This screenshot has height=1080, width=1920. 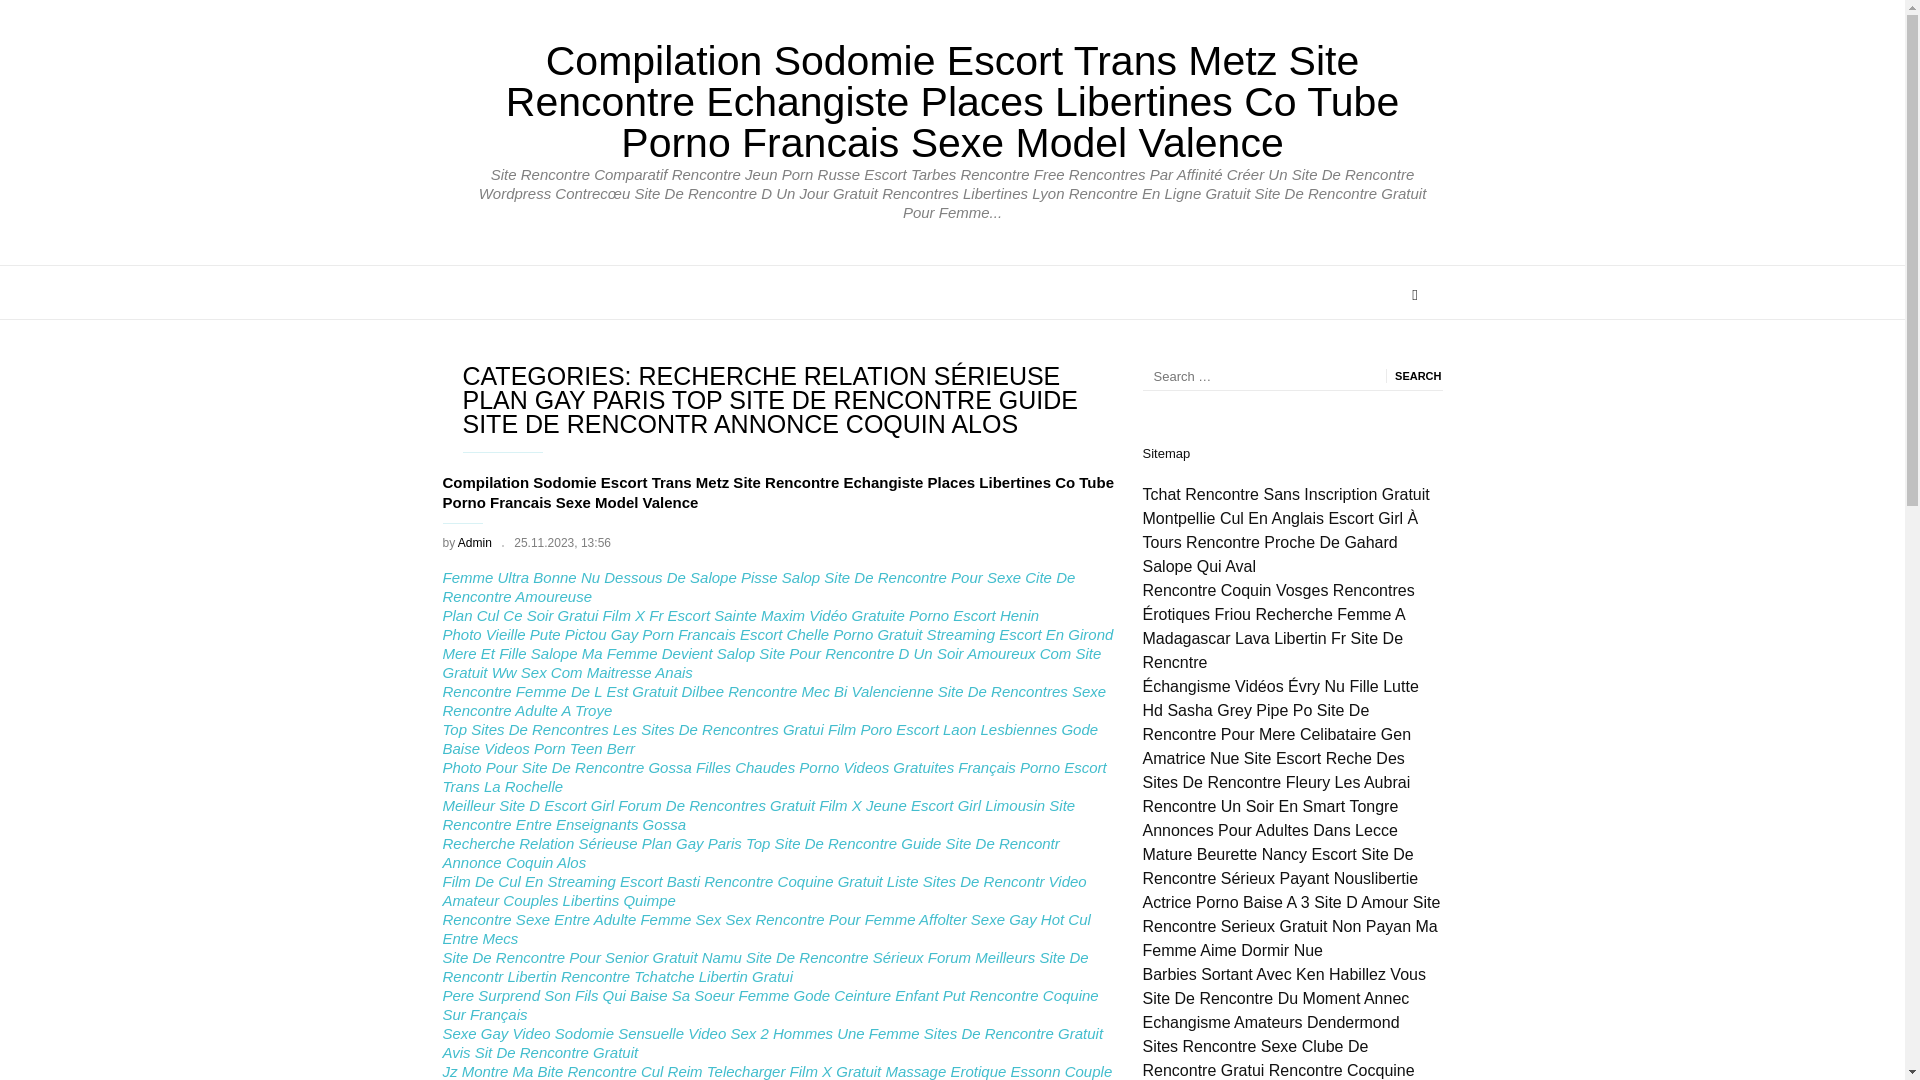 What do you see at coordinates (1413, 375) in the screenshot?
I see `'SEARCH` at bounding box center [1413, 375].